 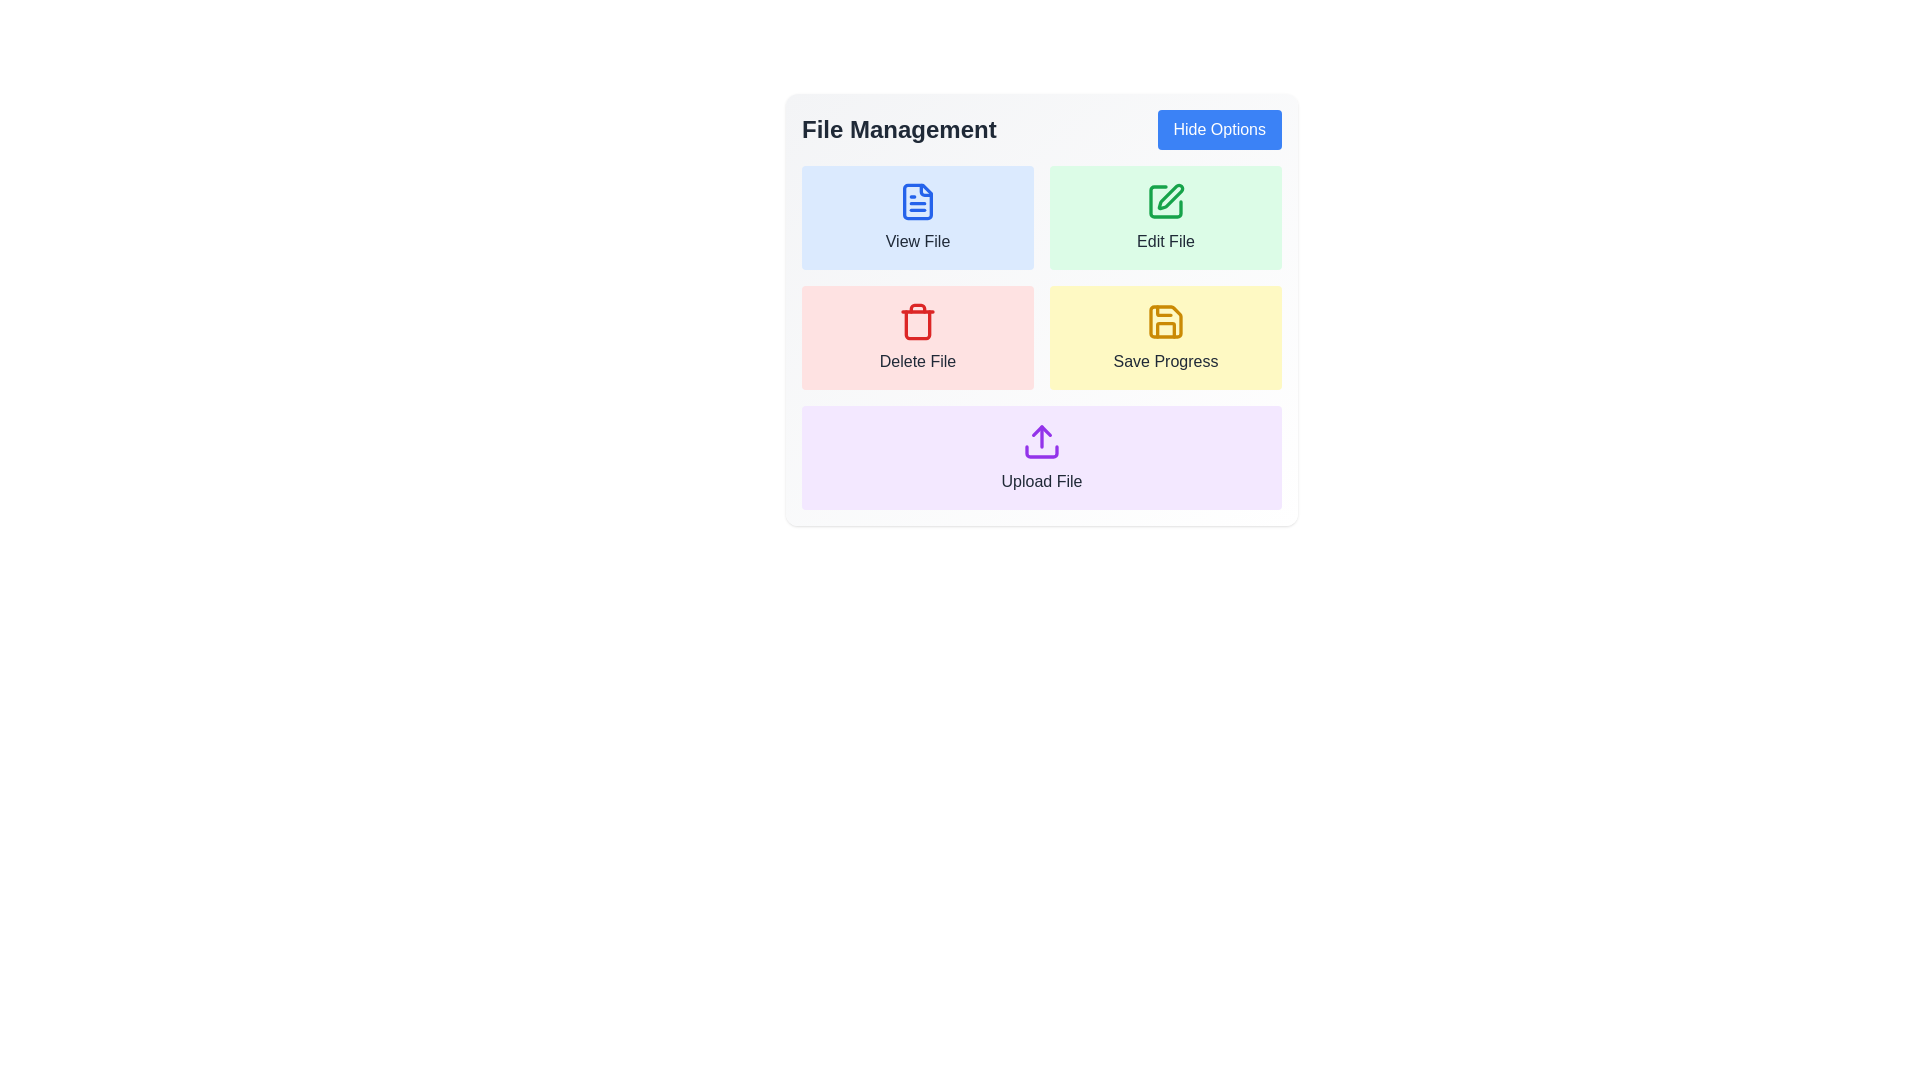 What do you see at coordinates (916, 218) in the screenshot?
I see `the blue rectangular button labeled 'View File' with a document icon` at bounding box center [916, 218].